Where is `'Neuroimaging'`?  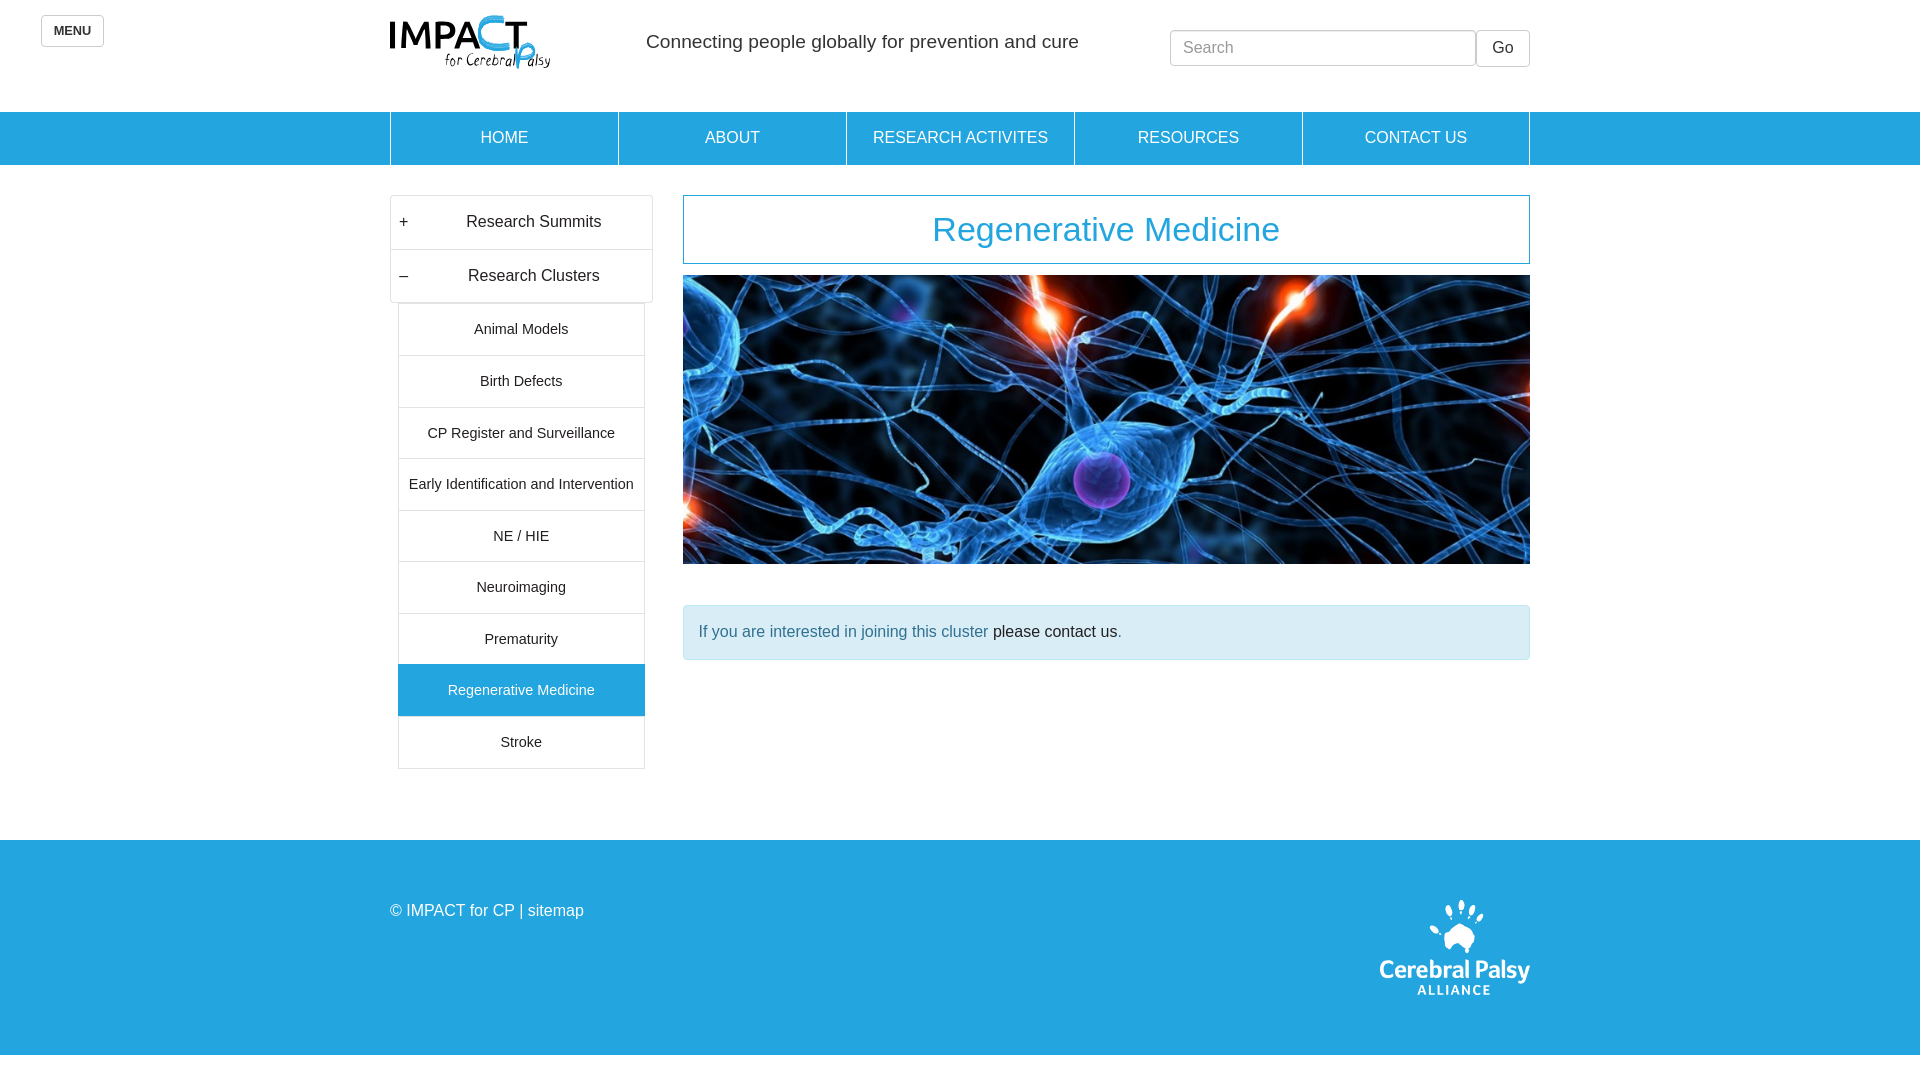 'Neuroimaging' is located at coordinates (521, 585).